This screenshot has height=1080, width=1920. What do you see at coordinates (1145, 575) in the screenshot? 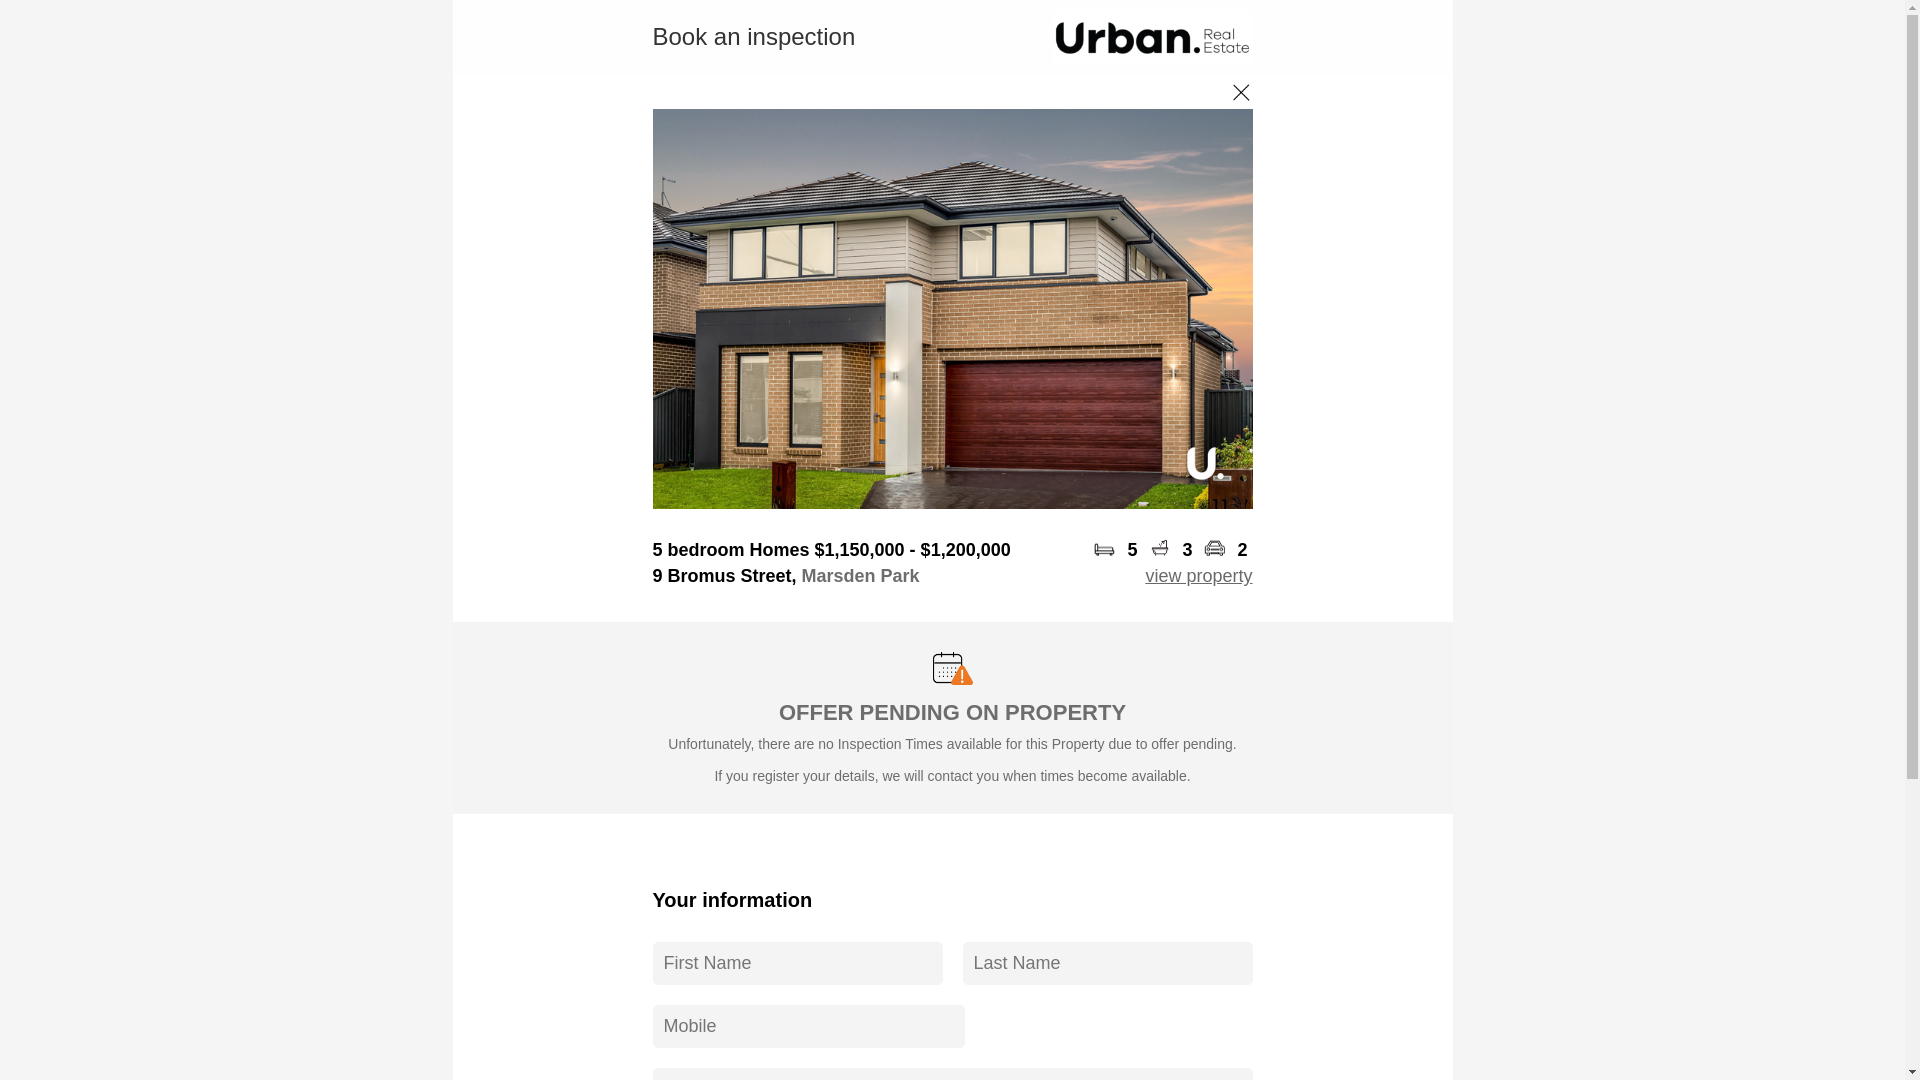
I see `'view property'` at bounding box center [1145, 575].